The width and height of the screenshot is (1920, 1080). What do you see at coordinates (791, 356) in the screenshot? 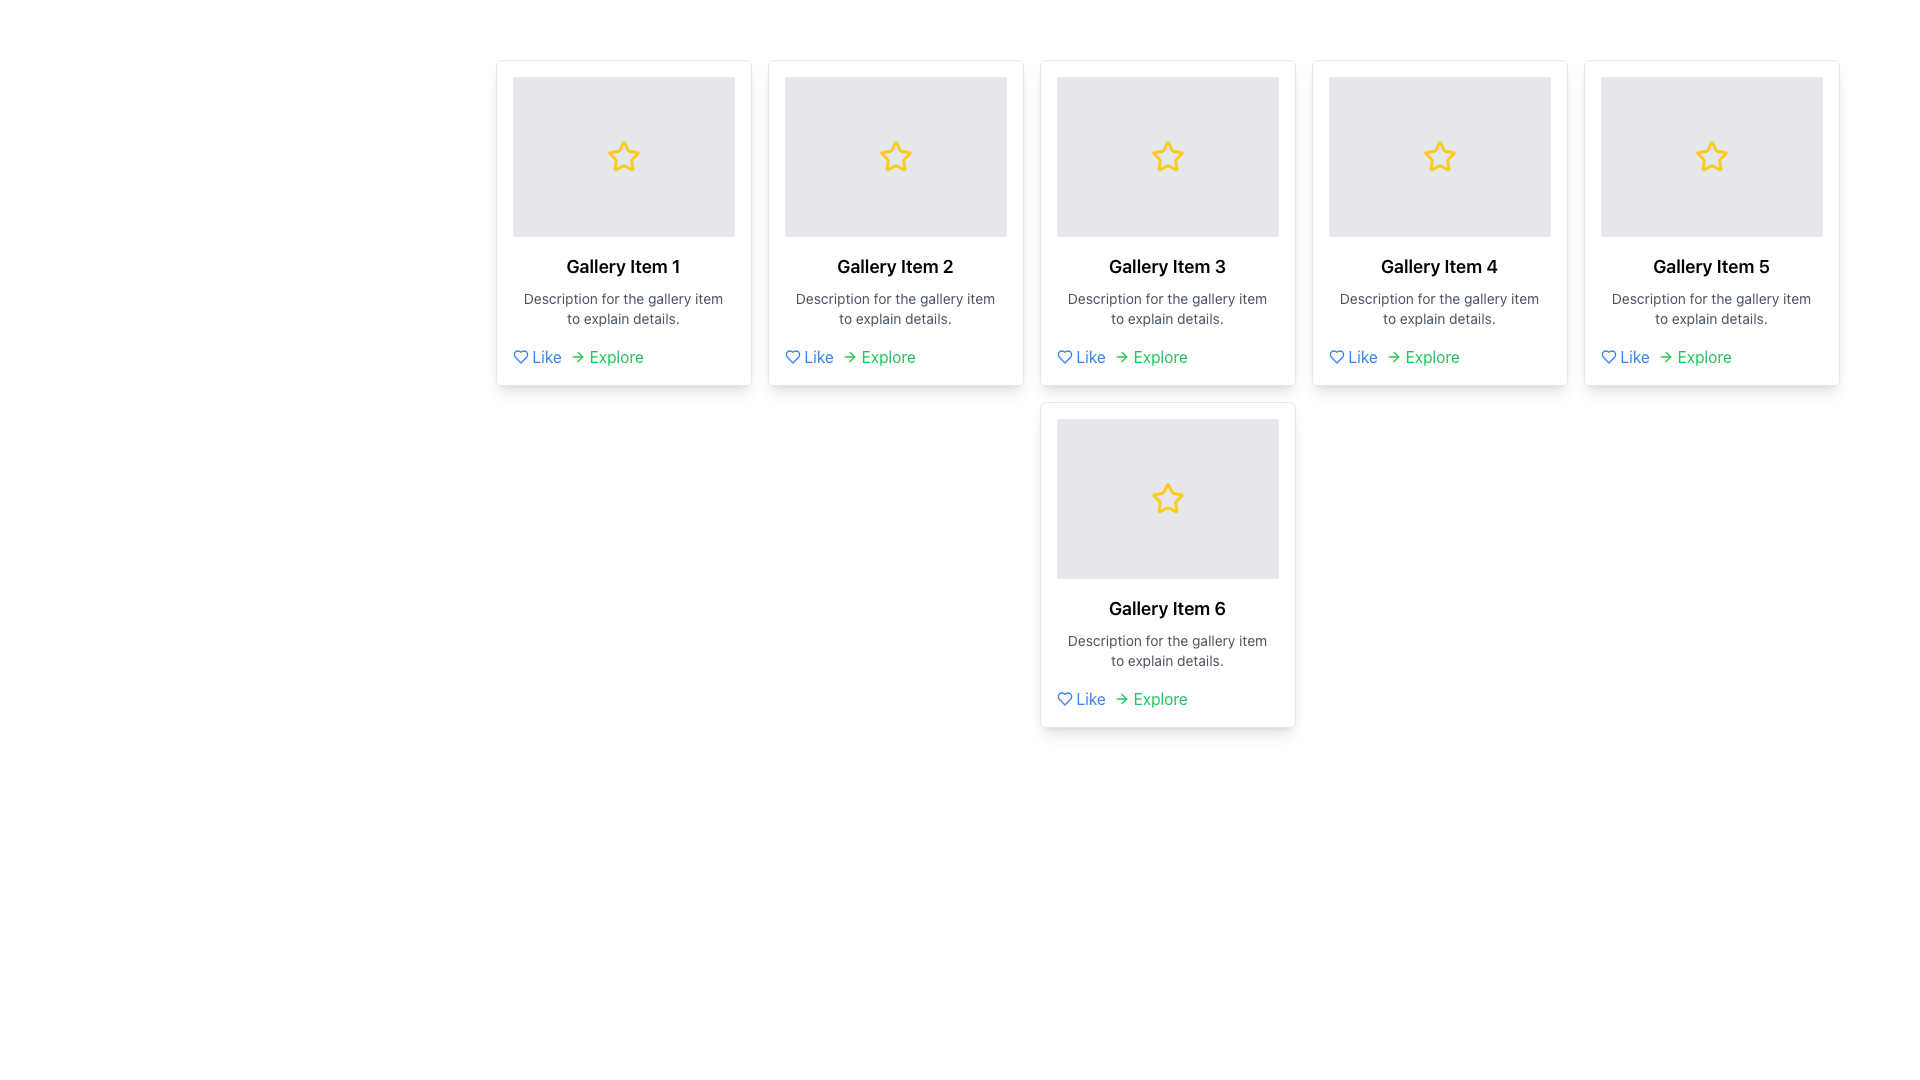
I see `the 'Like' icon in the top row of the gallery layout, positioned before the text 'Like'` at bounding box center [791, 356].